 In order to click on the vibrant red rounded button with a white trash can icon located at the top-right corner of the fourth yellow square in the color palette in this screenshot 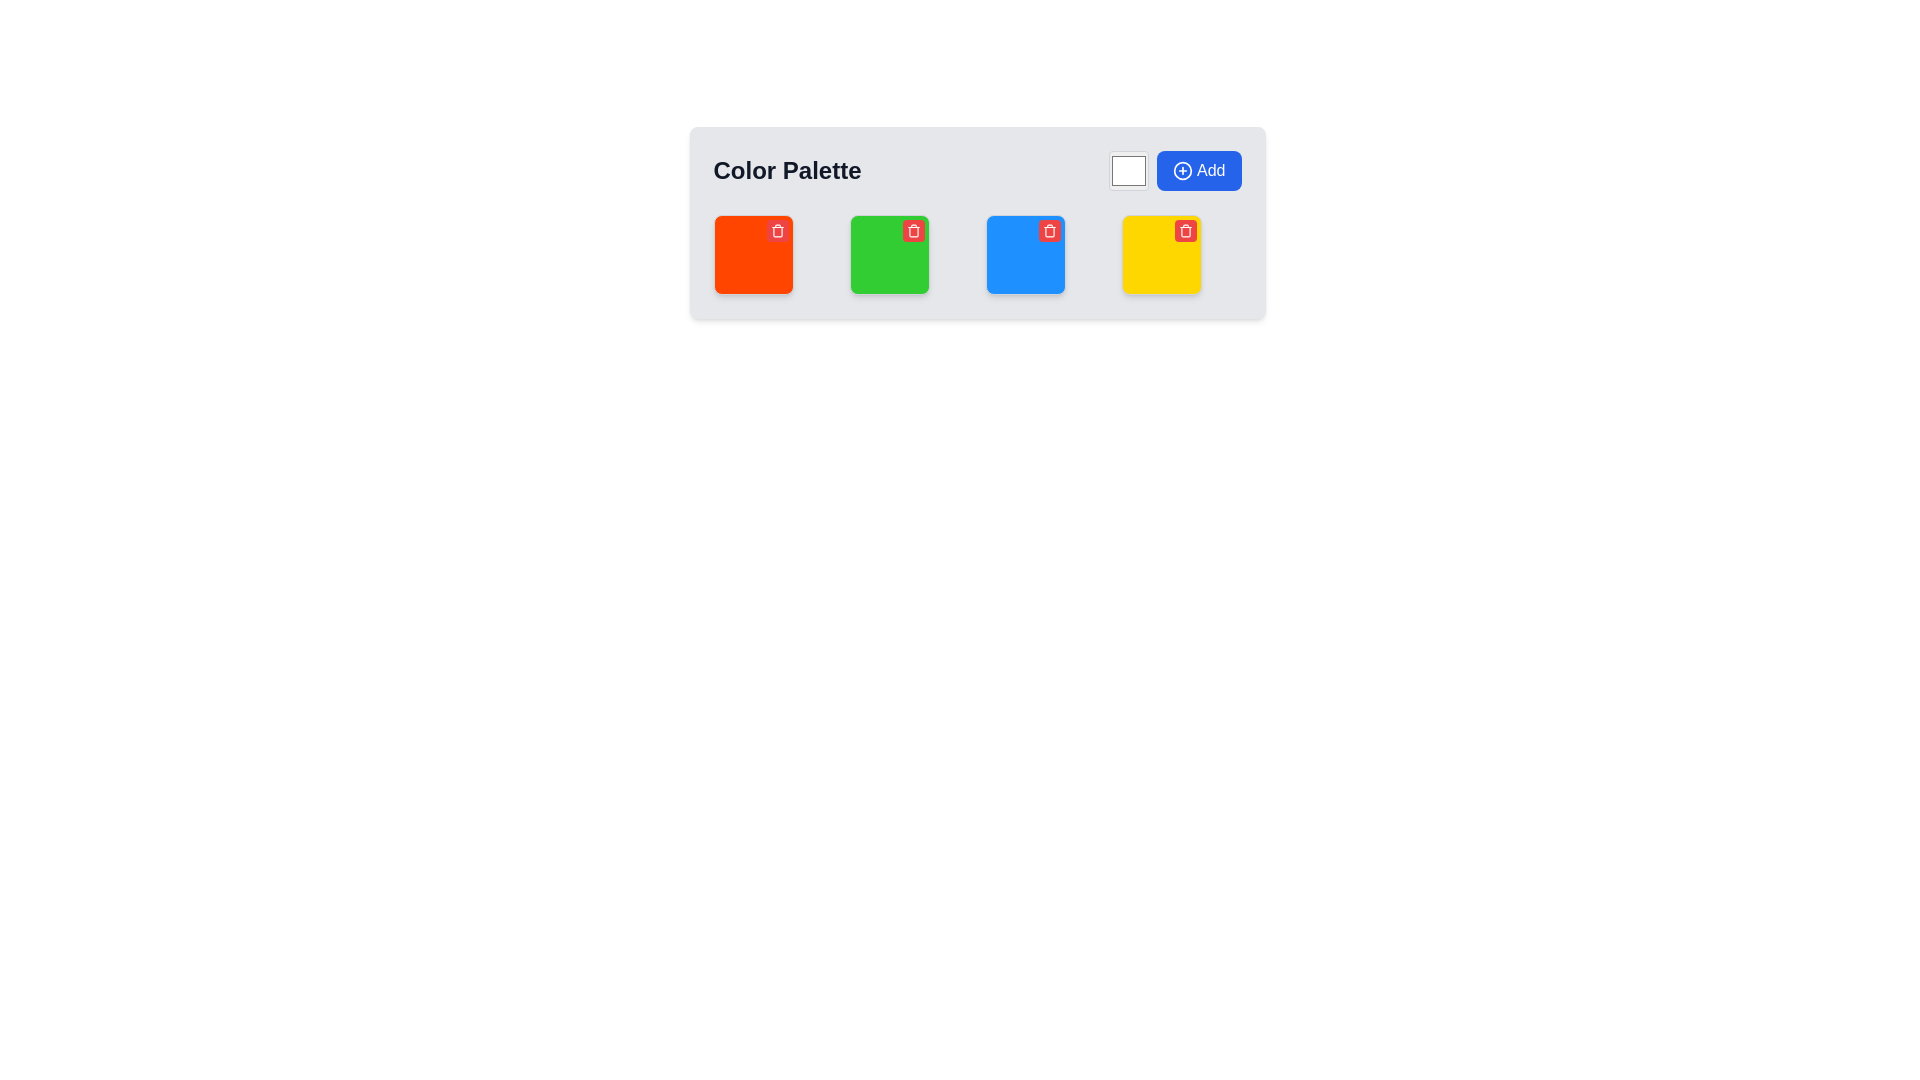, I will do `click(1185, 230)`.